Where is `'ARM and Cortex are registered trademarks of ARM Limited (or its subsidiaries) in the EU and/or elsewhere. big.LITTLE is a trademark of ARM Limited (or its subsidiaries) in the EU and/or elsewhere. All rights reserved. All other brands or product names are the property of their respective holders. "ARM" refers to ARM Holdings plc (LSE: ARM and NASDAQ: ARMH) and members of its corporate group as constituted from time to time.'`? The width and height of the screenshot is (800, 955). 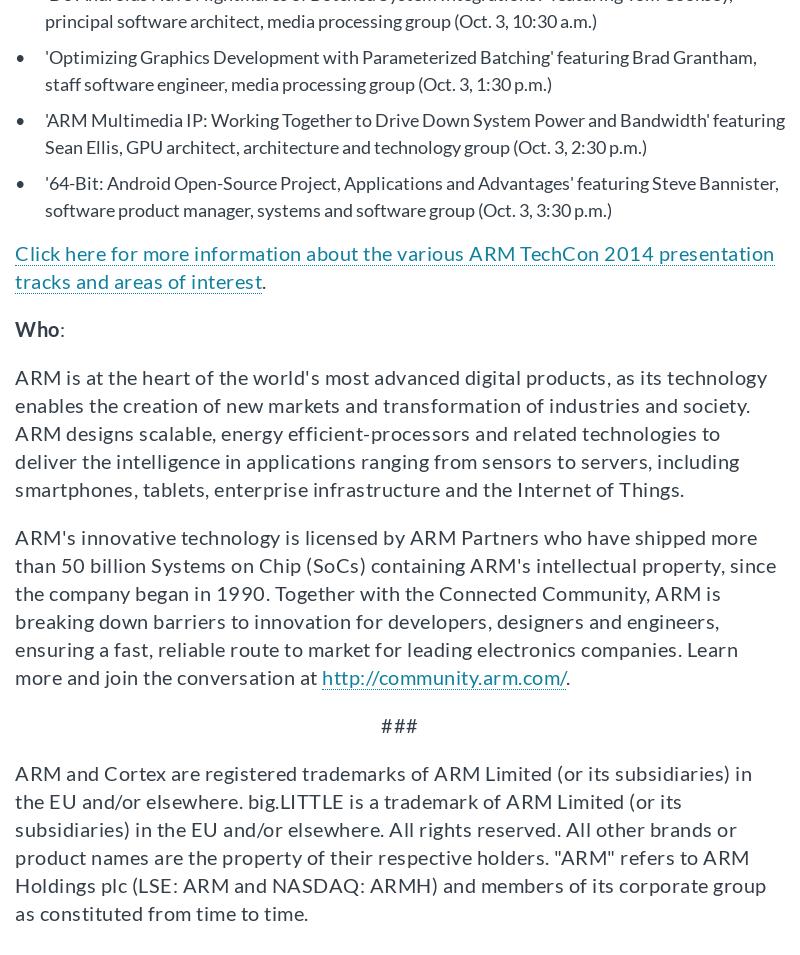
'ARM and Cortex are registered trademarks of ARM Limited (or its subsidiaries) in the EU and/or elsewhere. big.LITTLE is a trademark of ARM Limited (or its subsidiaries) in the EU and/or elsewhere. All rights reserved. All other brands or product names are the property of their respective holders. "ARM" refers to ARM Holdings plc (LSE: ARM and NASDAQ: ARMH) and members of its corporate group as constituted from time to time.' is located at coordinates (389, 842).